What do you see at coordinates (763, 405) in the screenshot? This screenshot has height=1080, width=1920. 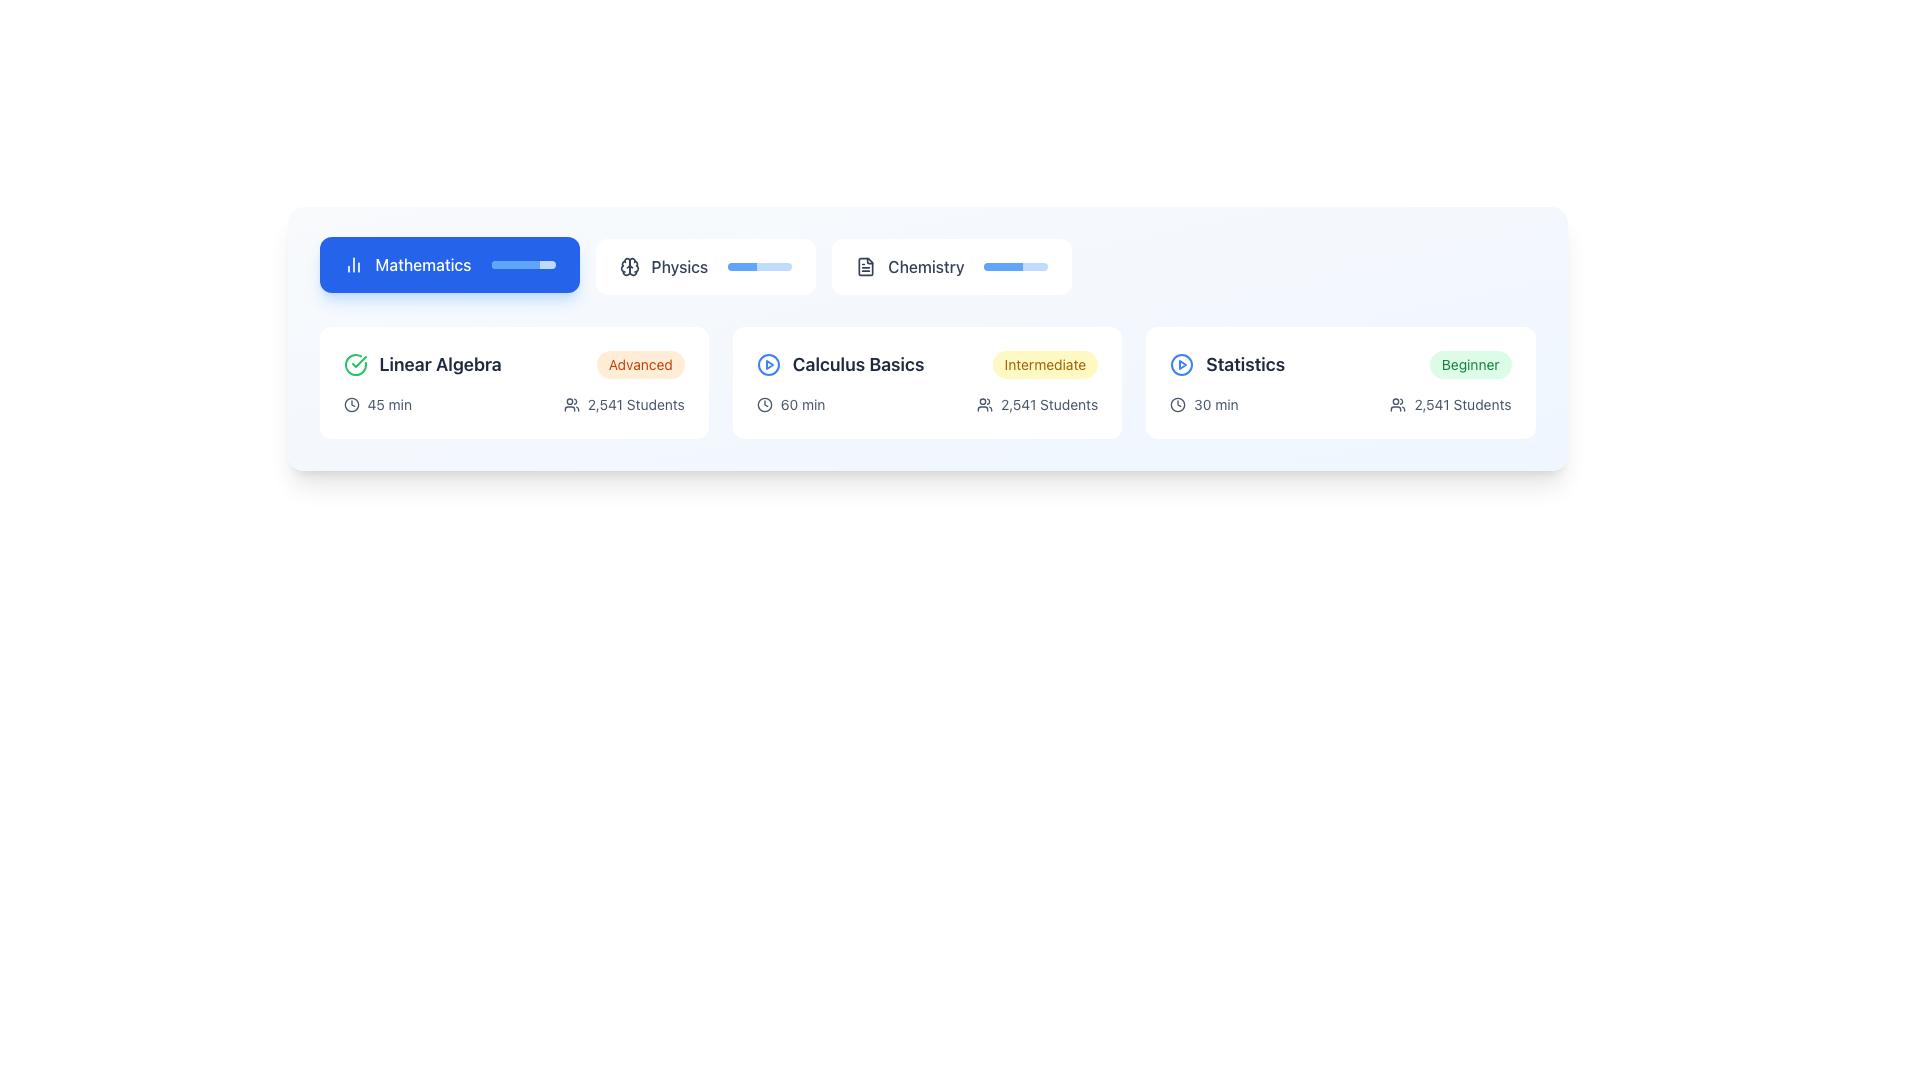 I see `the circular clock icon located in the third section of the 'Calculus Basics, Intermediate' course cards, positioned to the left of the '60 min' time duration text` at bounding box center [763, 405].